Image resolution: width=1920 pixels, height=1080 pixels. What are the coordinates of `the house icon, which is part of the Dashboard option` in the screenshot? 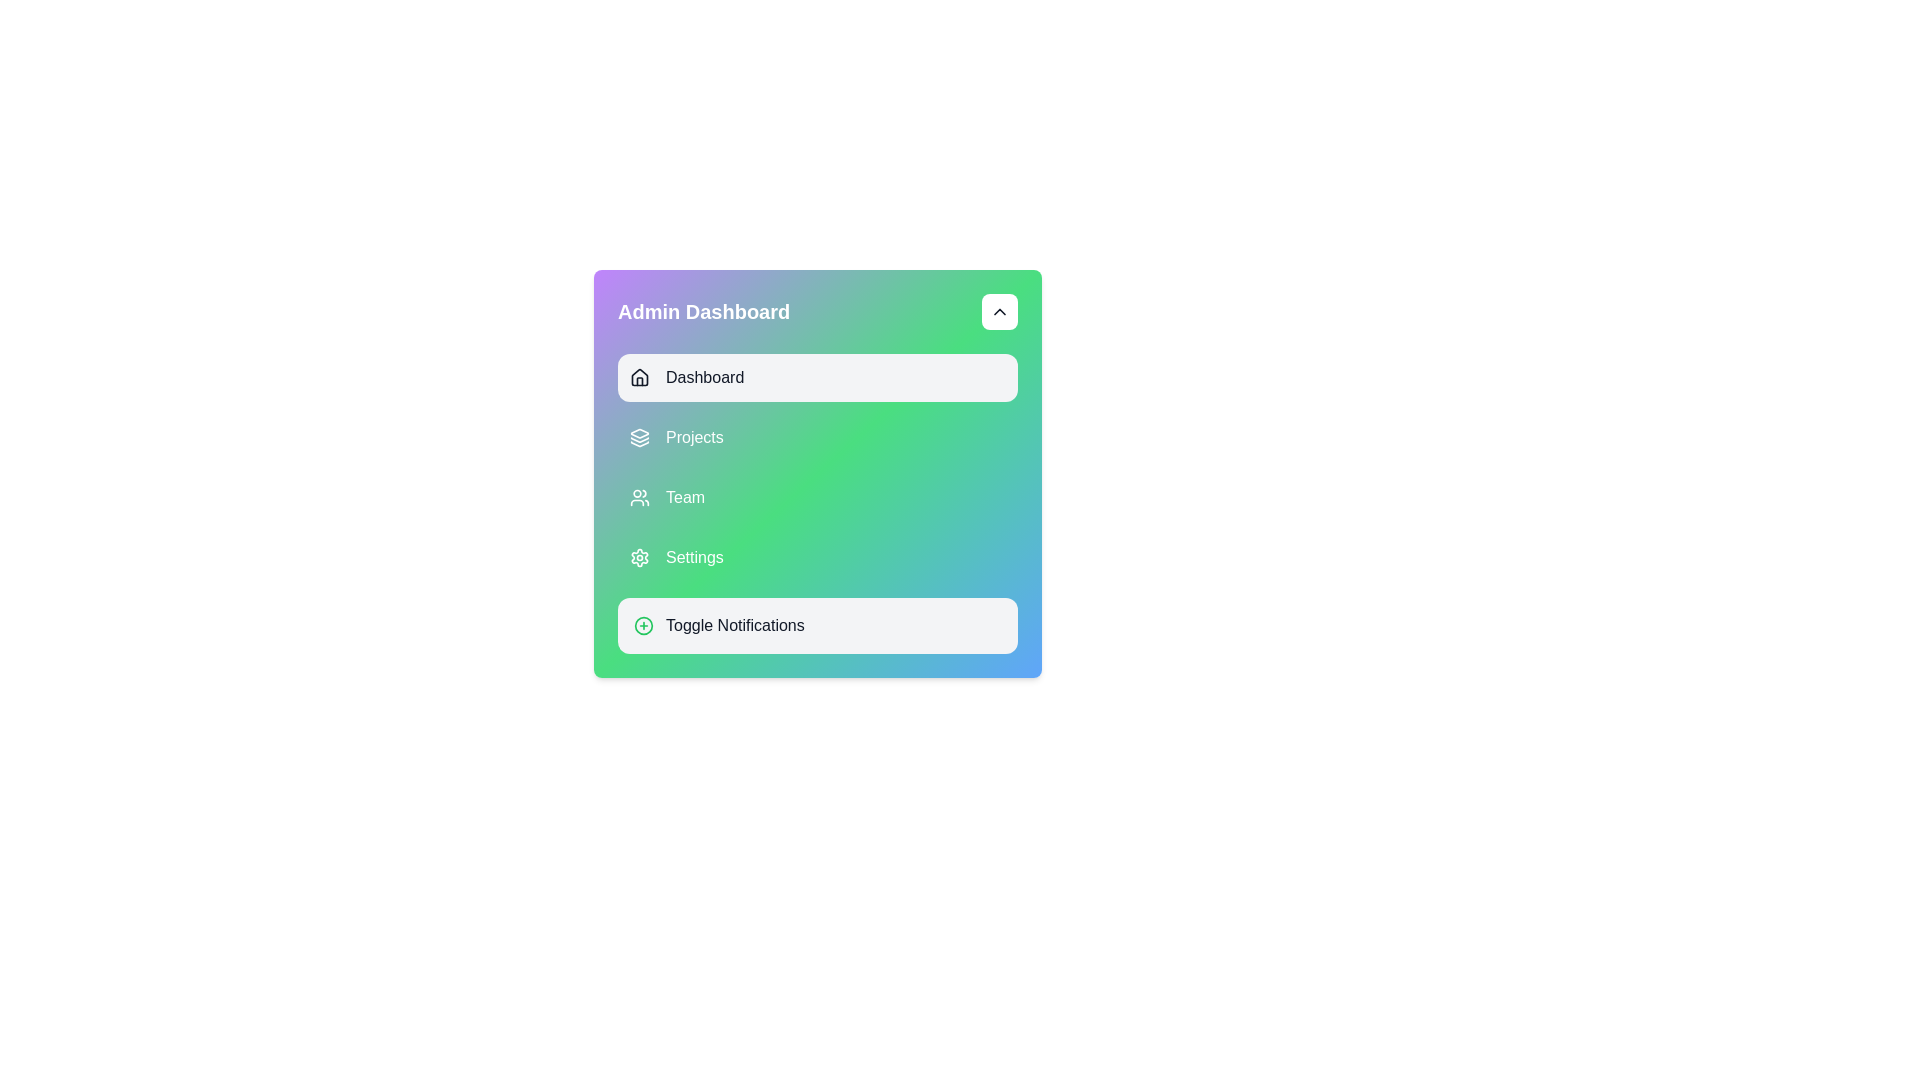 It's located at (638, 377).